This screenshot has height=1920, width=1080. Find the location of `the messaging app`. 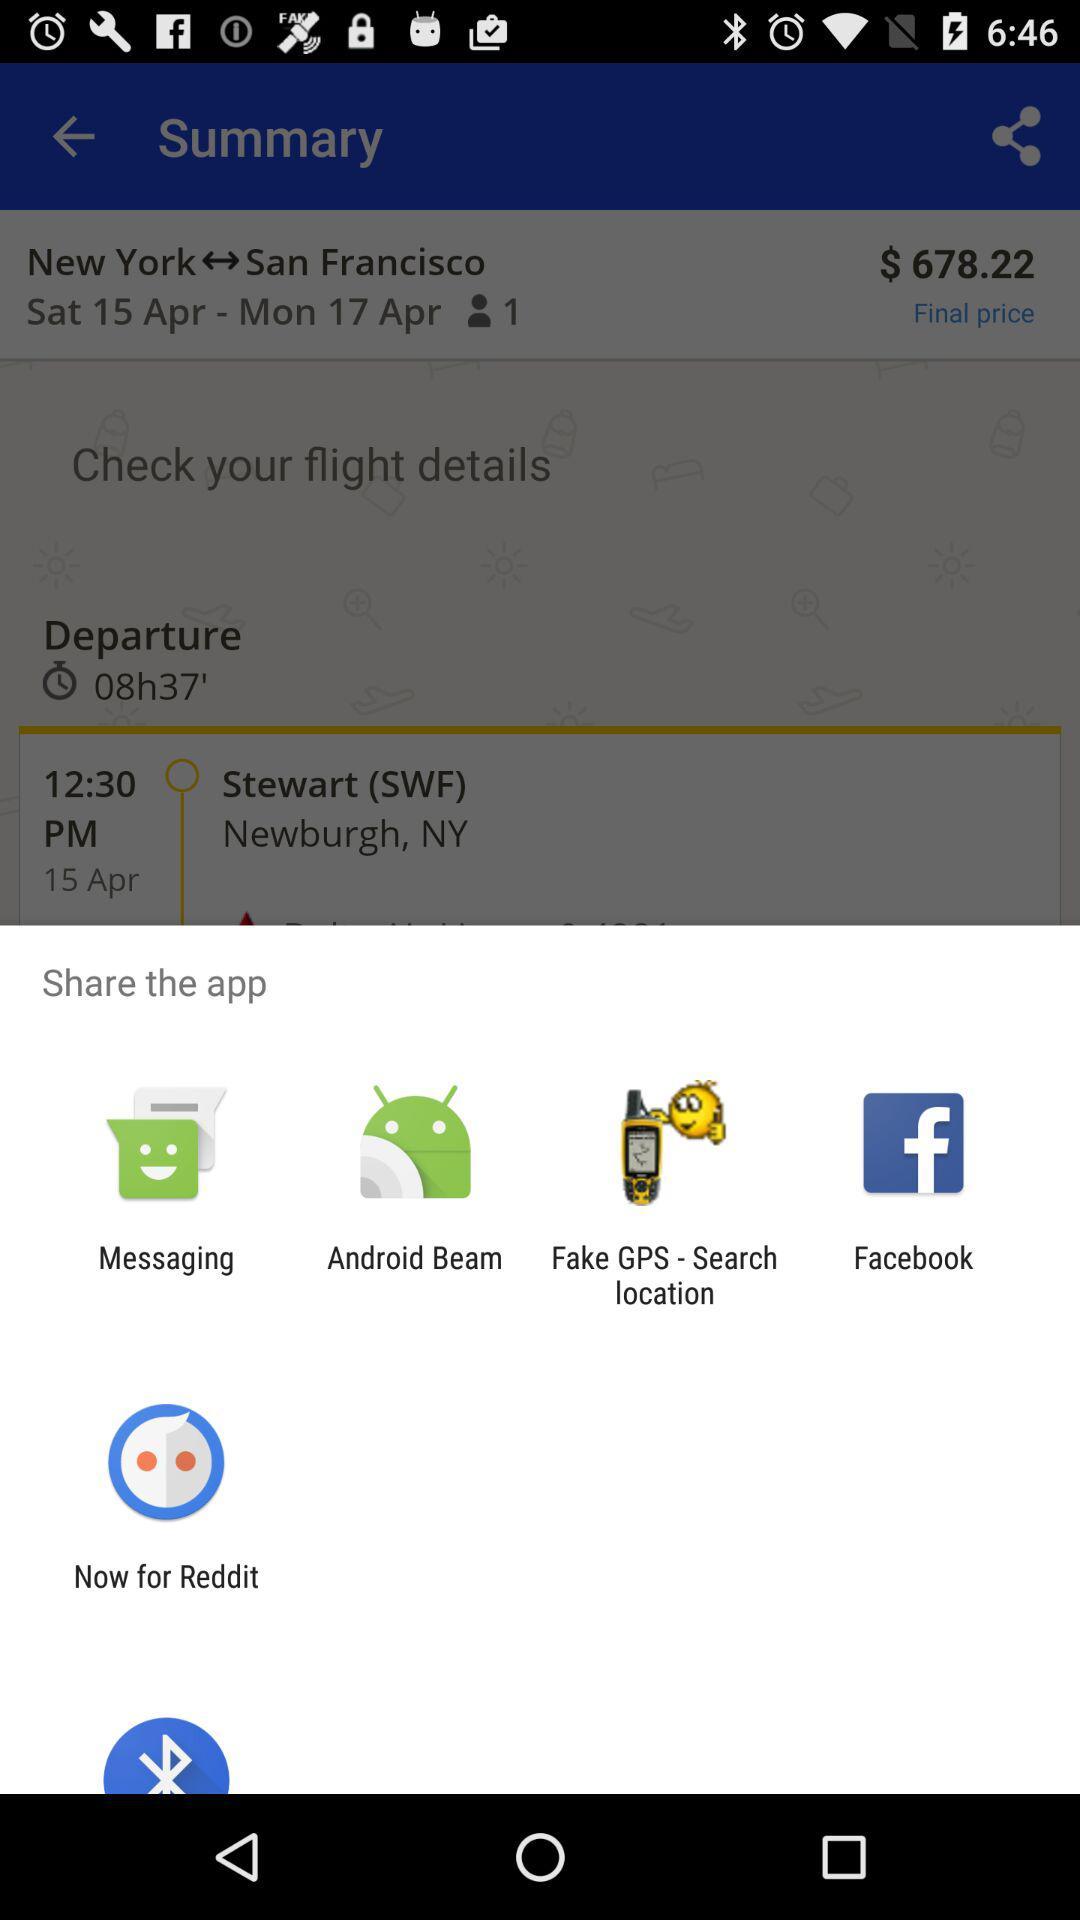

the messaging app is located at coordinates (165, 1274).